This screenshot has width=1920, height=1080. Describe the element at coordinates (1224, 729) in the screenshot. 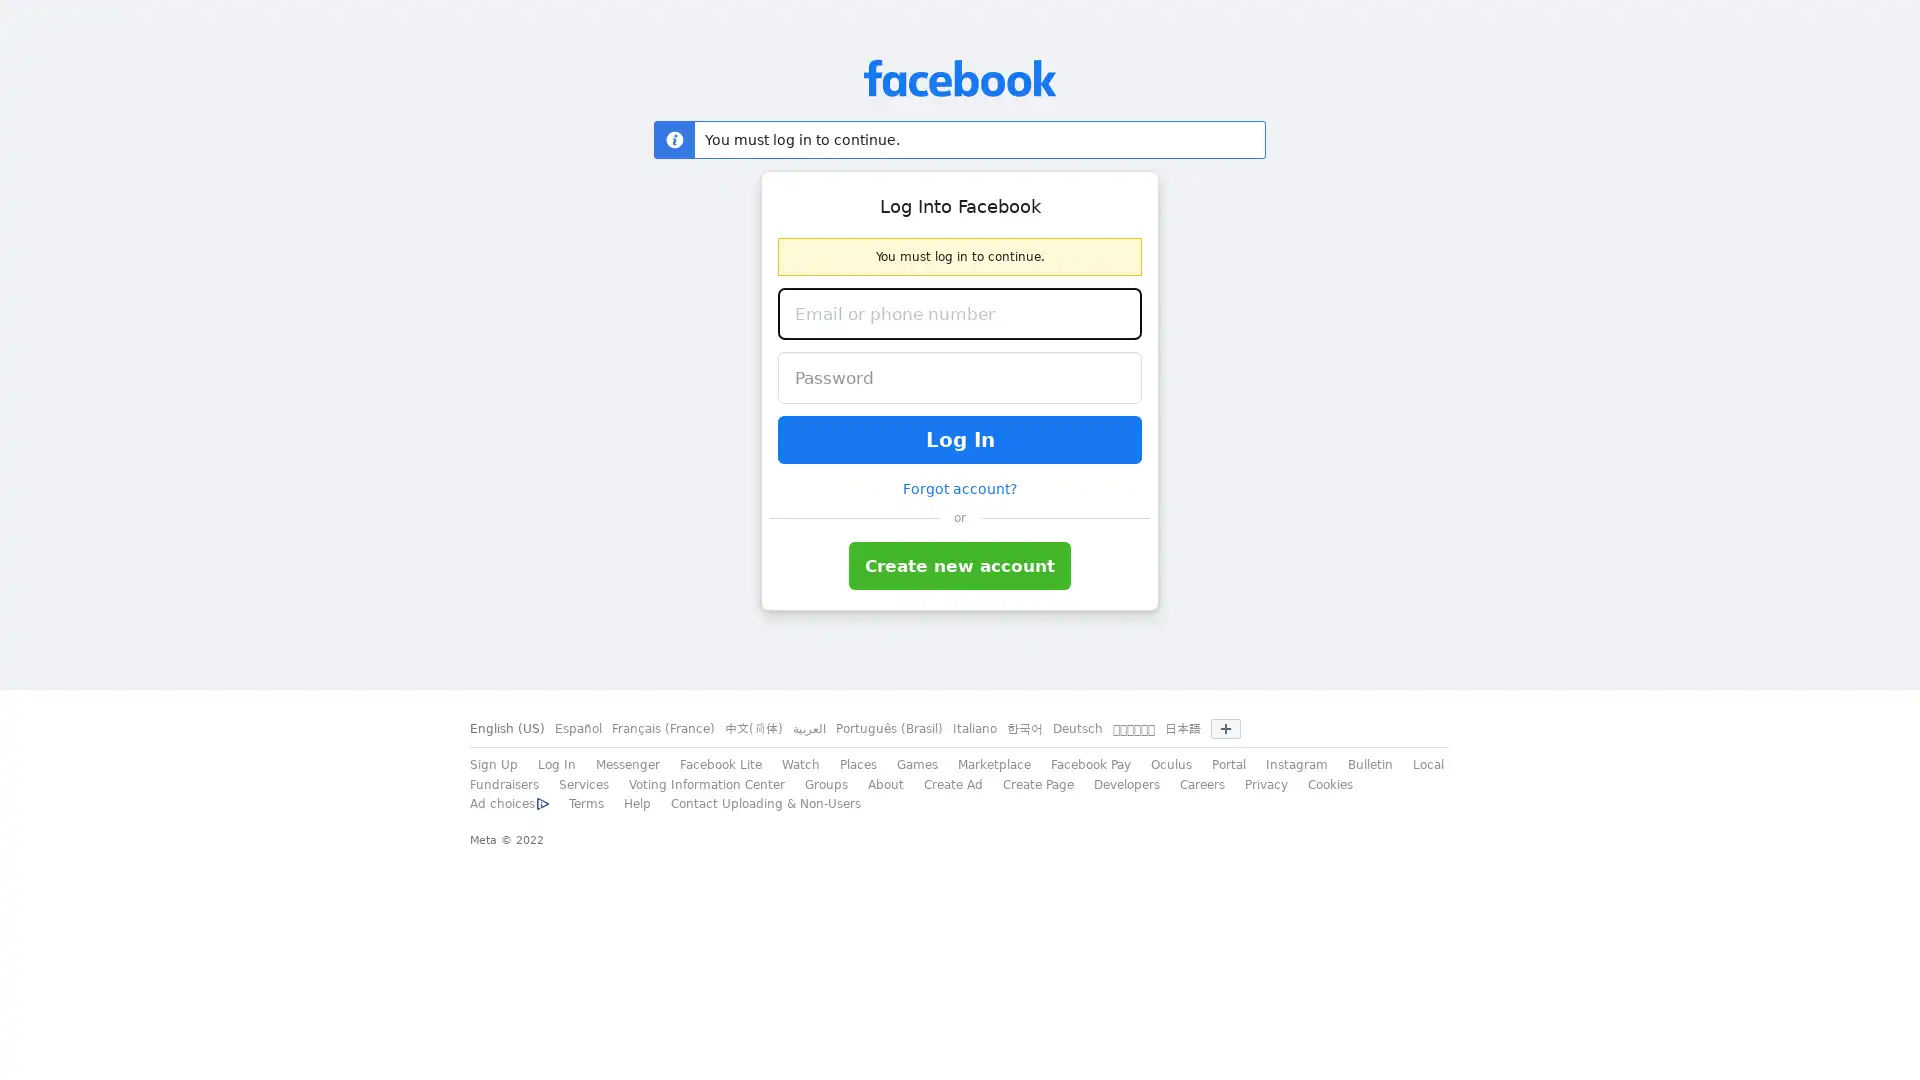

I see `Show more languages` at that location.